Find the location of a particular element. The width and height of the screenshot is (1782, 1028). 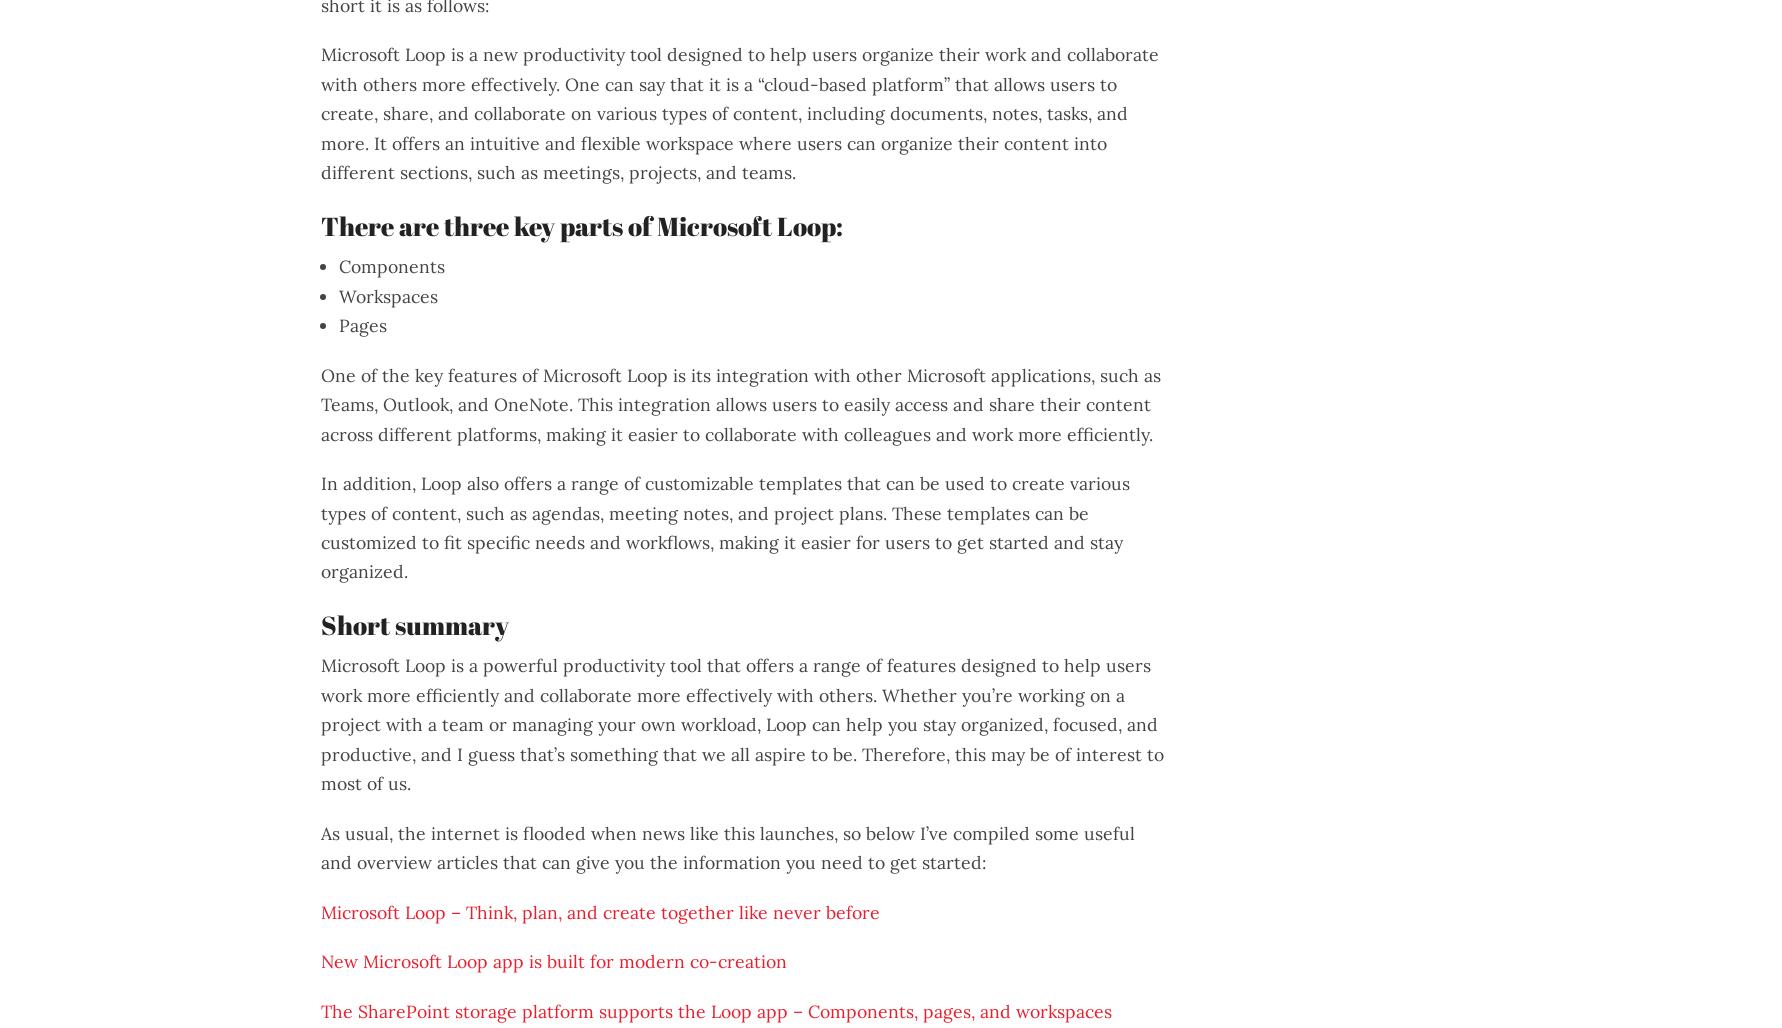

'In addition, Loop also offers a range of customizable templates that can be used to create various types of content, such as agendas, meeting notes, and project plans. These templates can be customized to fit specific needs and workflows, making it easier for users to get started and stay organized.' is located at coordinates (725, 527).